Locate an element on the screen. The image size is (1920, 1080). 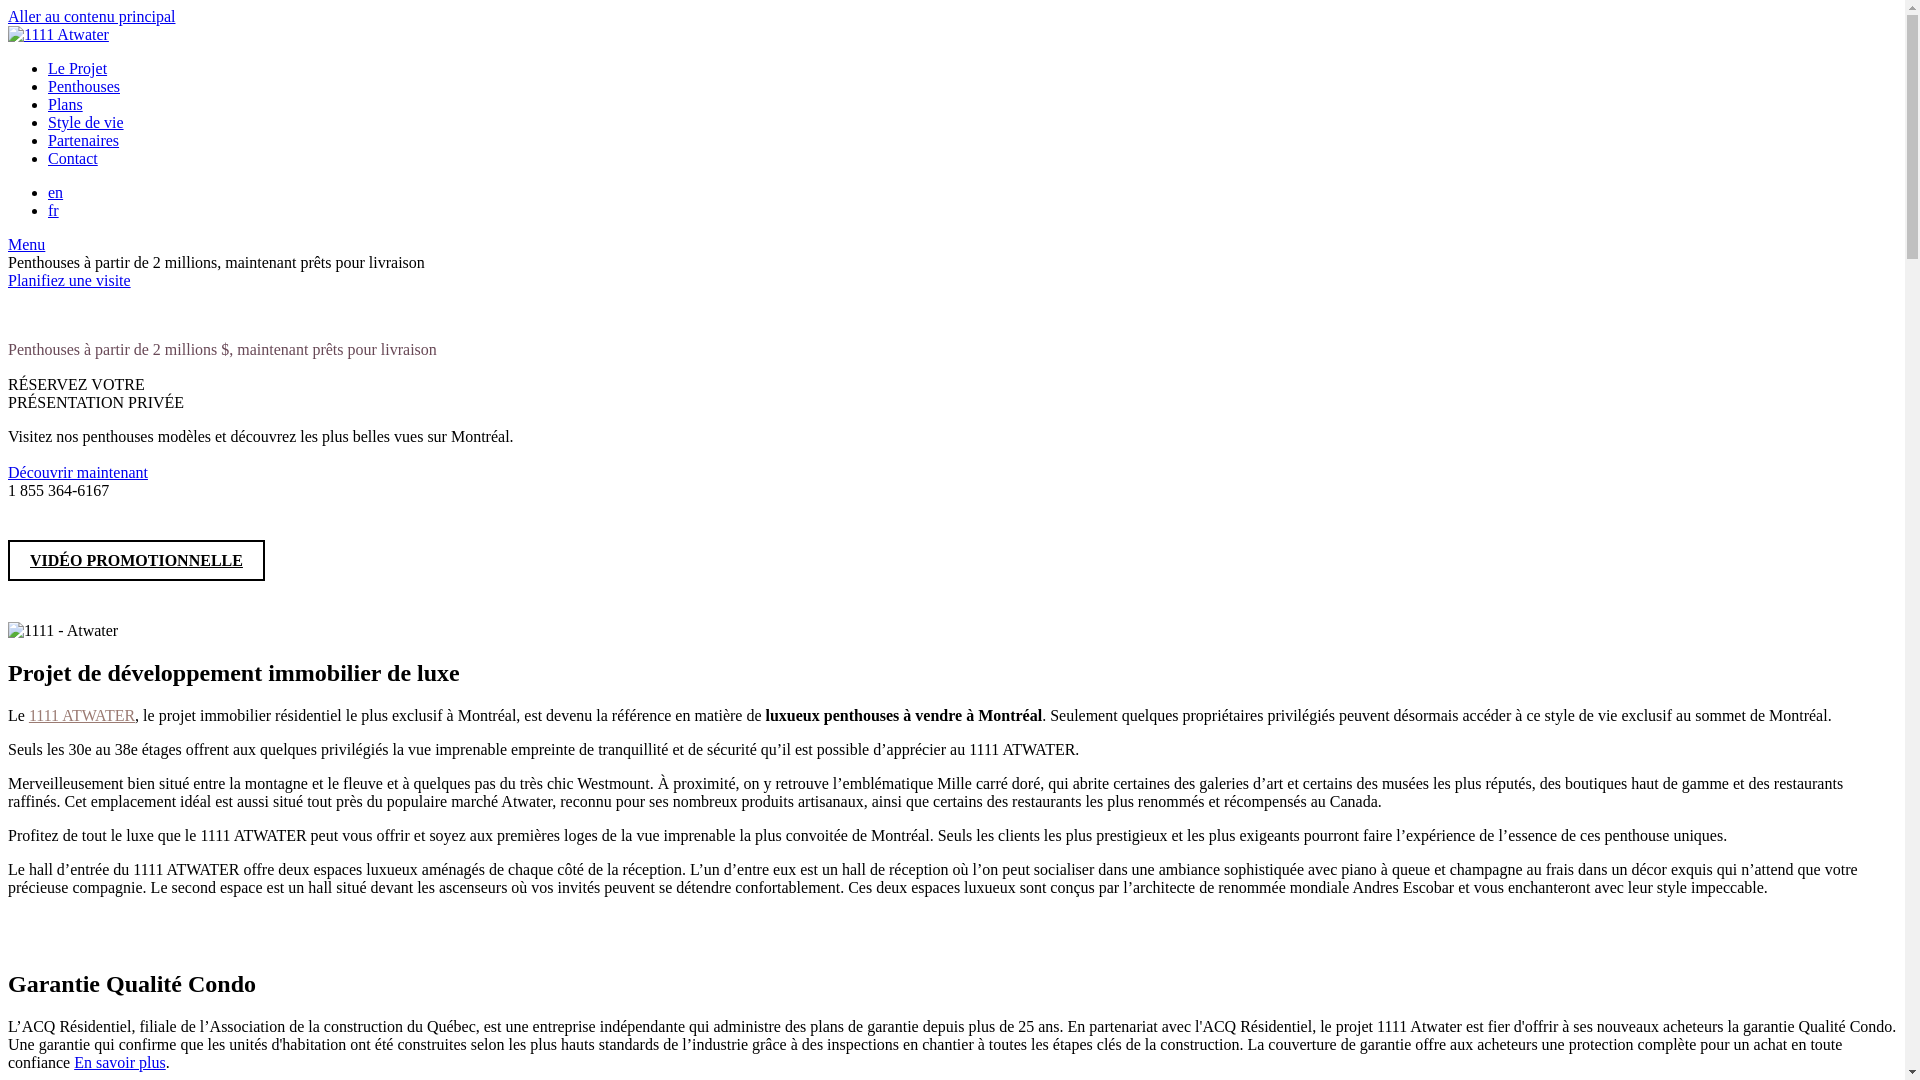
'Plans' is located at coordinates (65, 104).